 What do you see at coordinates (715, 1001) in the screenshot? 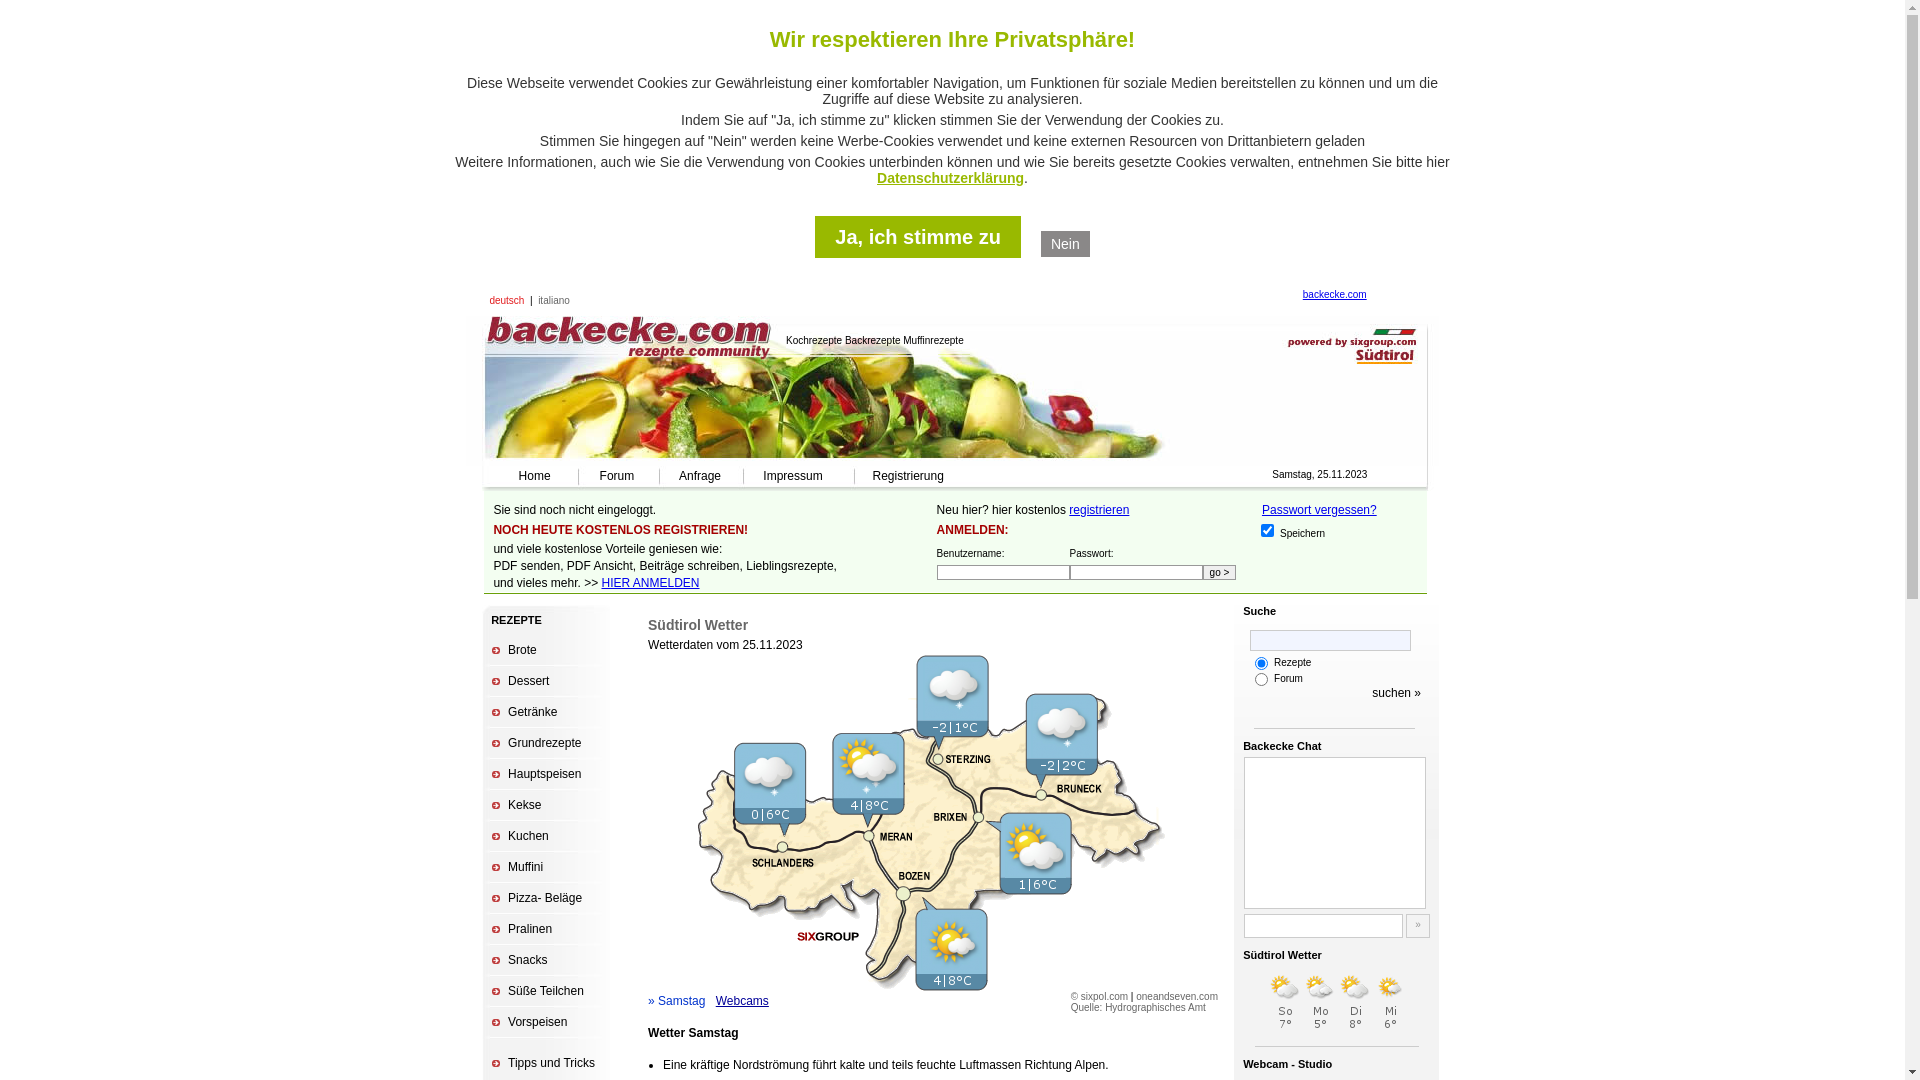
I see `'Webcams'` at bounding box center [715, 1001].